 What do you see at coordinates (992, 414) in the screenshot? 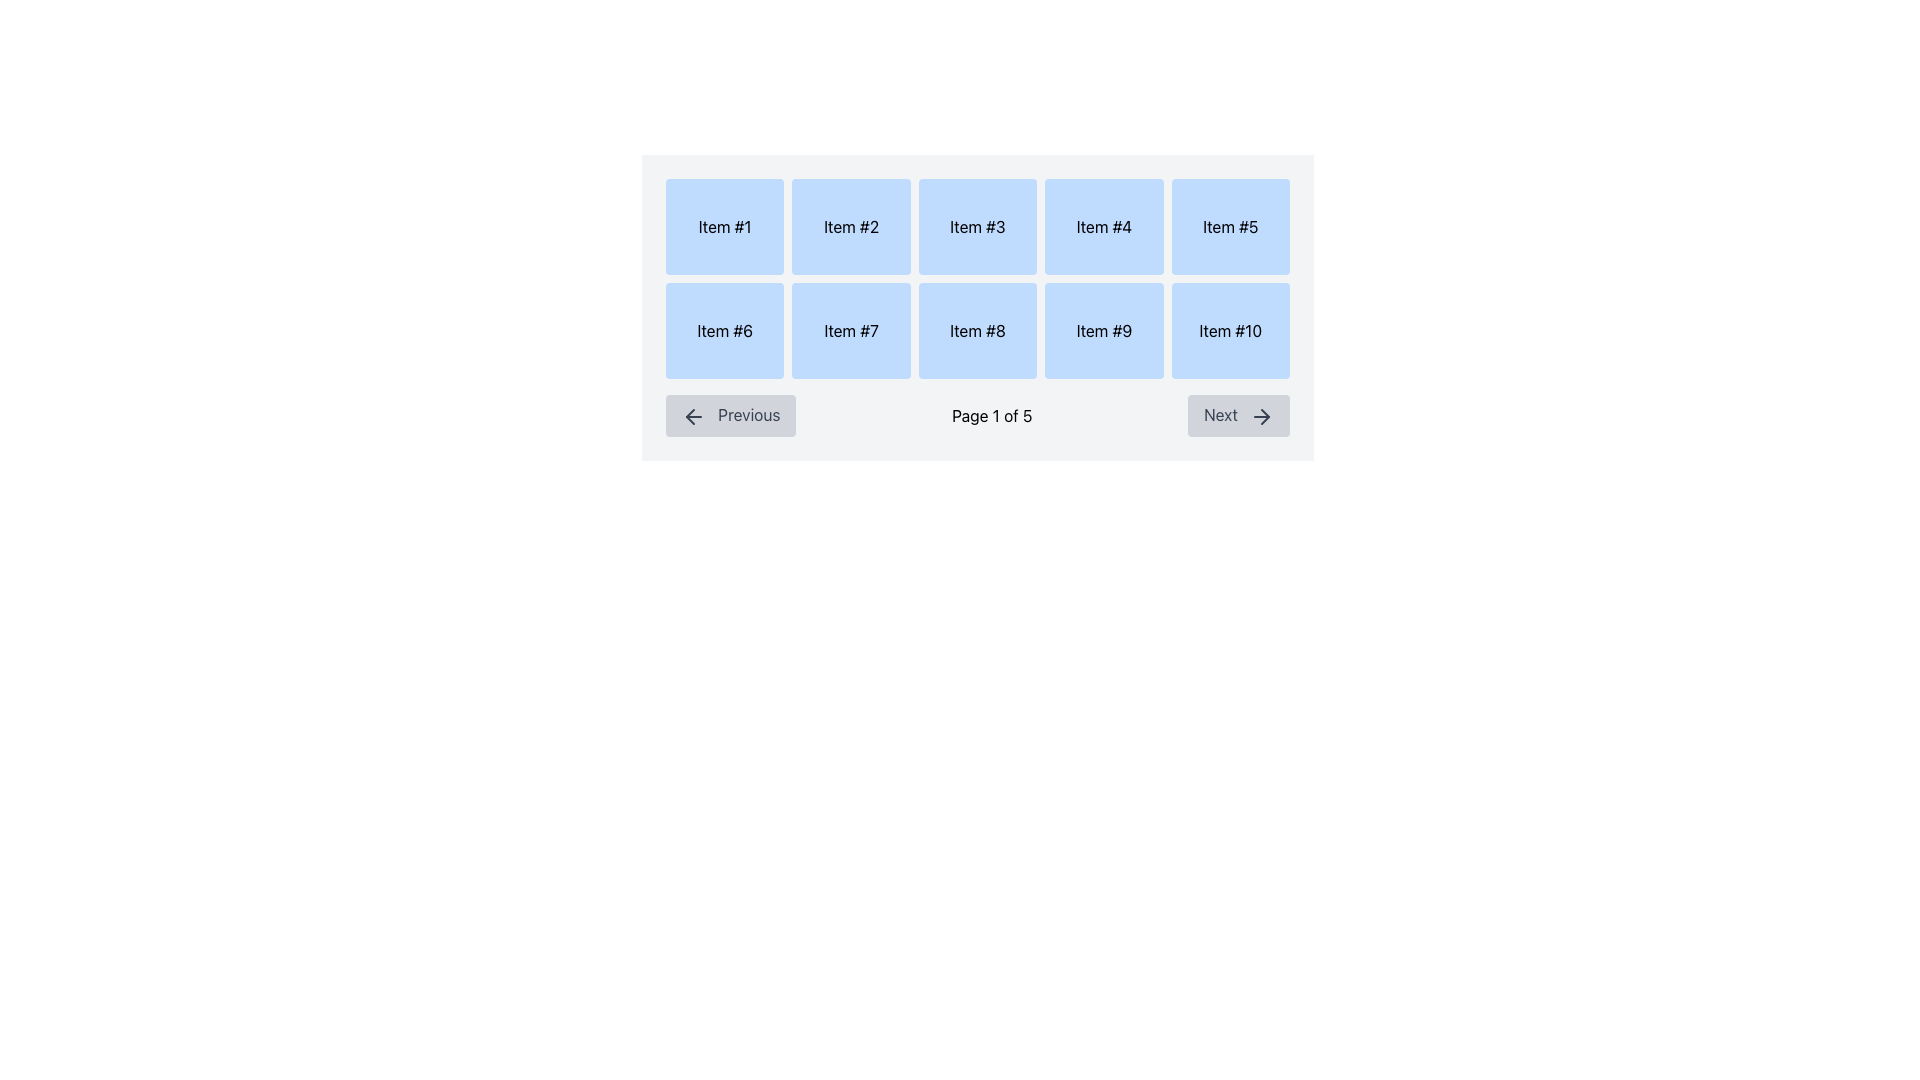
I see `the text label displaying 'Page 1 of 5', which is located centrally between the 'Previous' and 'Next' buttons of the pagination controls` at bounding box center [992, 414].